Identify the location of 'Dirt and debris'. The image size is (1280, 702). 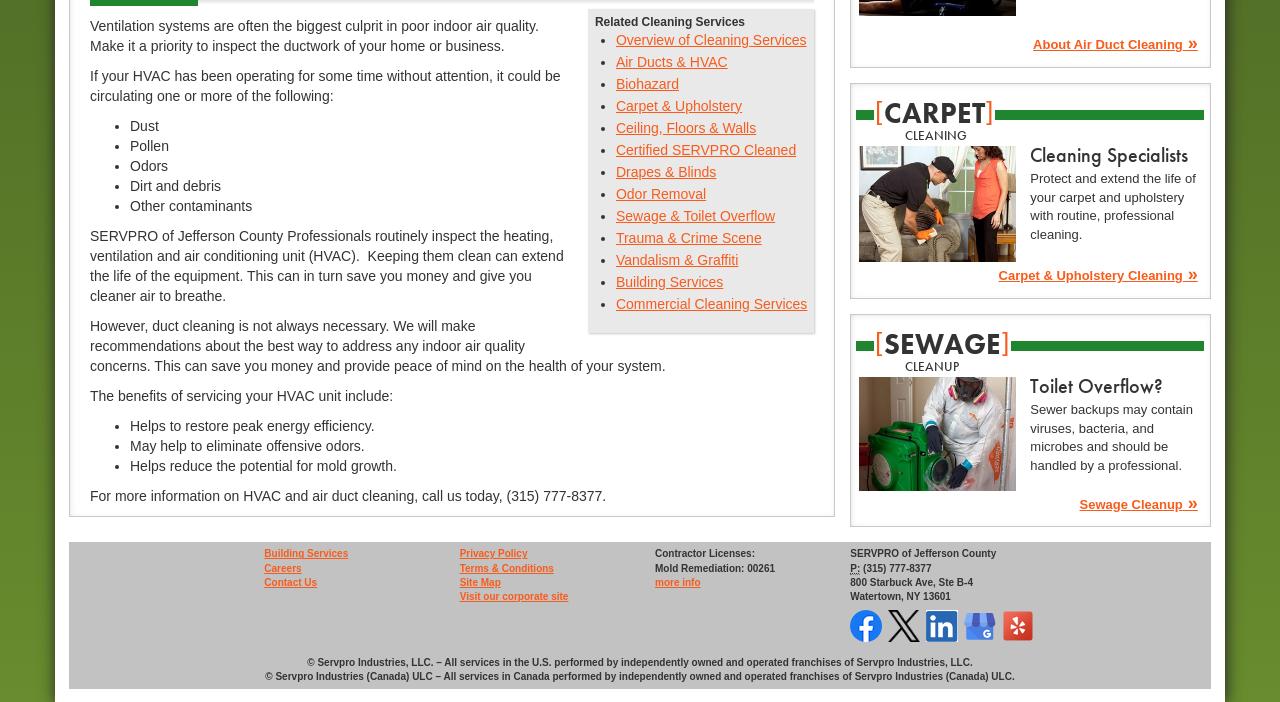
(129, 184).